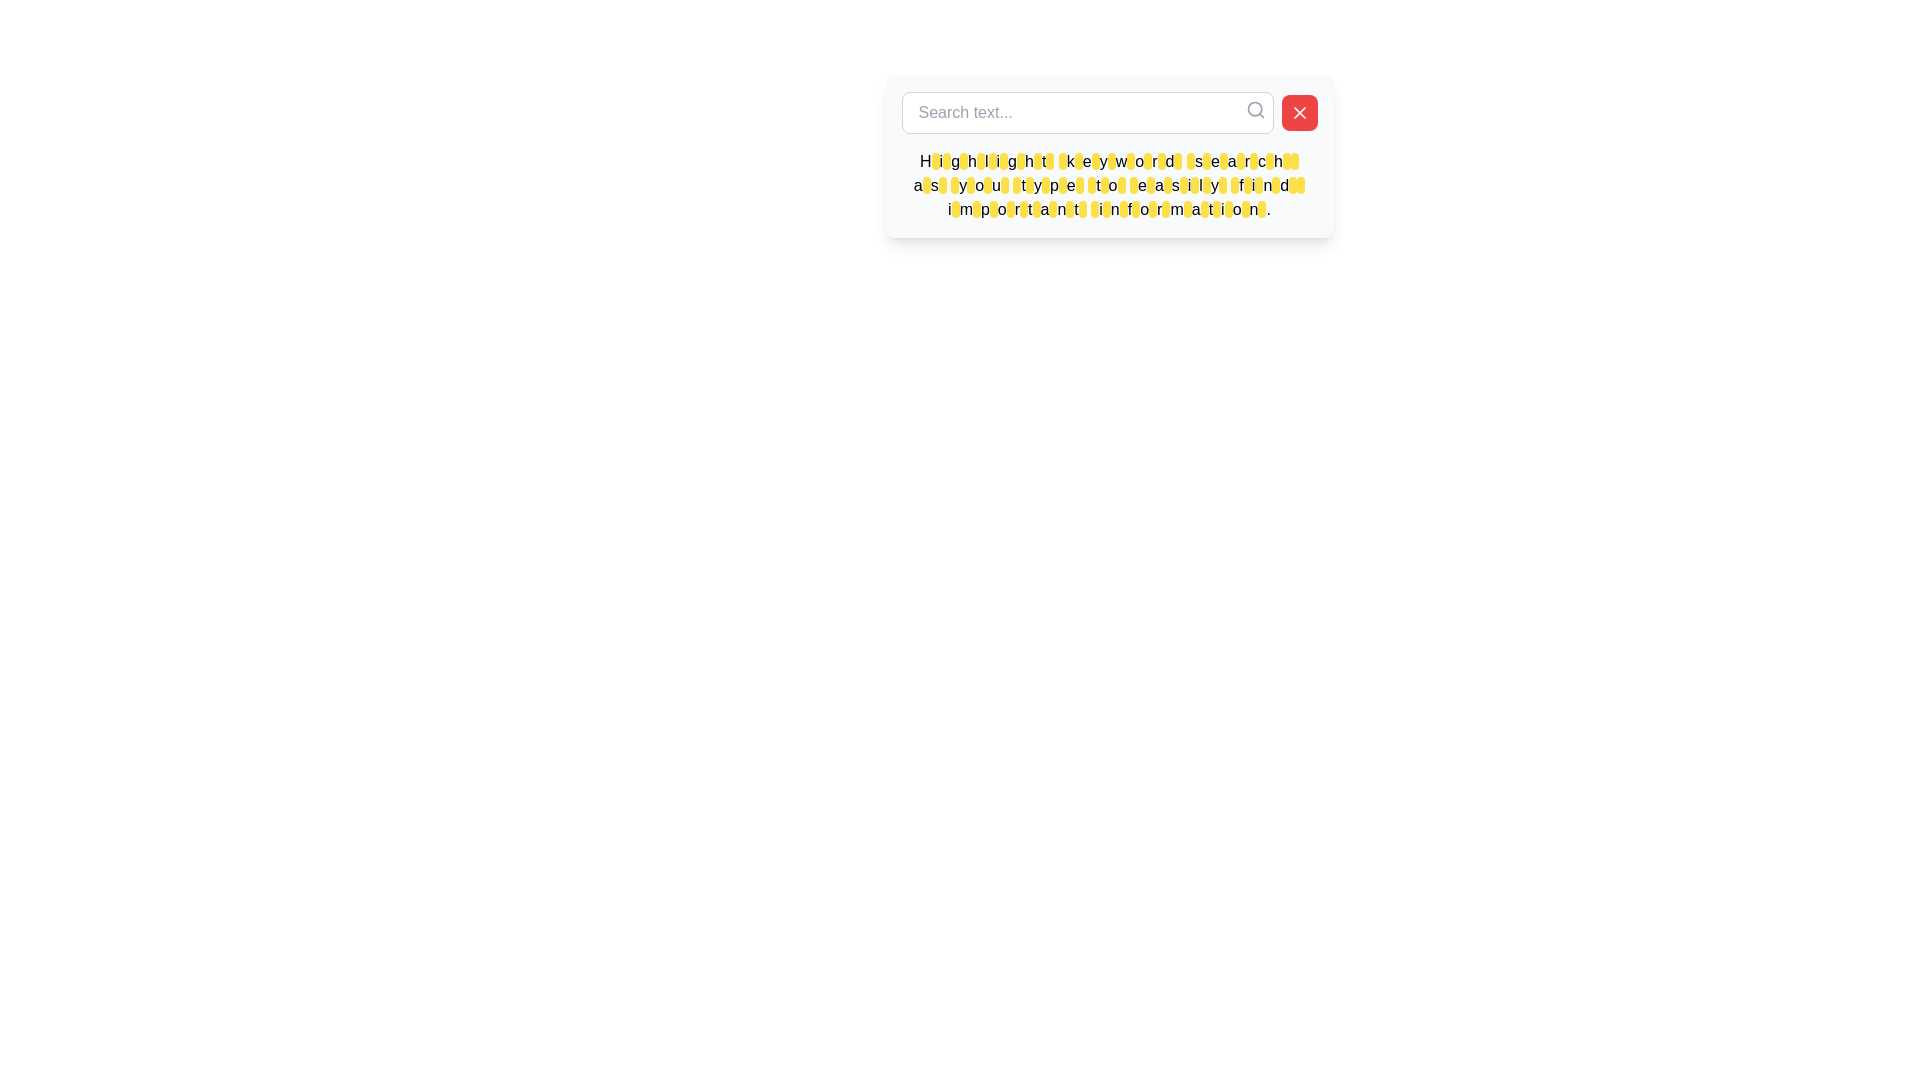  Describe the element at coordinates (1254, 110) in the screenshot. I see `the magnifying glass icon in the search bar to trigger a tooltip or visual highlight` at that location.